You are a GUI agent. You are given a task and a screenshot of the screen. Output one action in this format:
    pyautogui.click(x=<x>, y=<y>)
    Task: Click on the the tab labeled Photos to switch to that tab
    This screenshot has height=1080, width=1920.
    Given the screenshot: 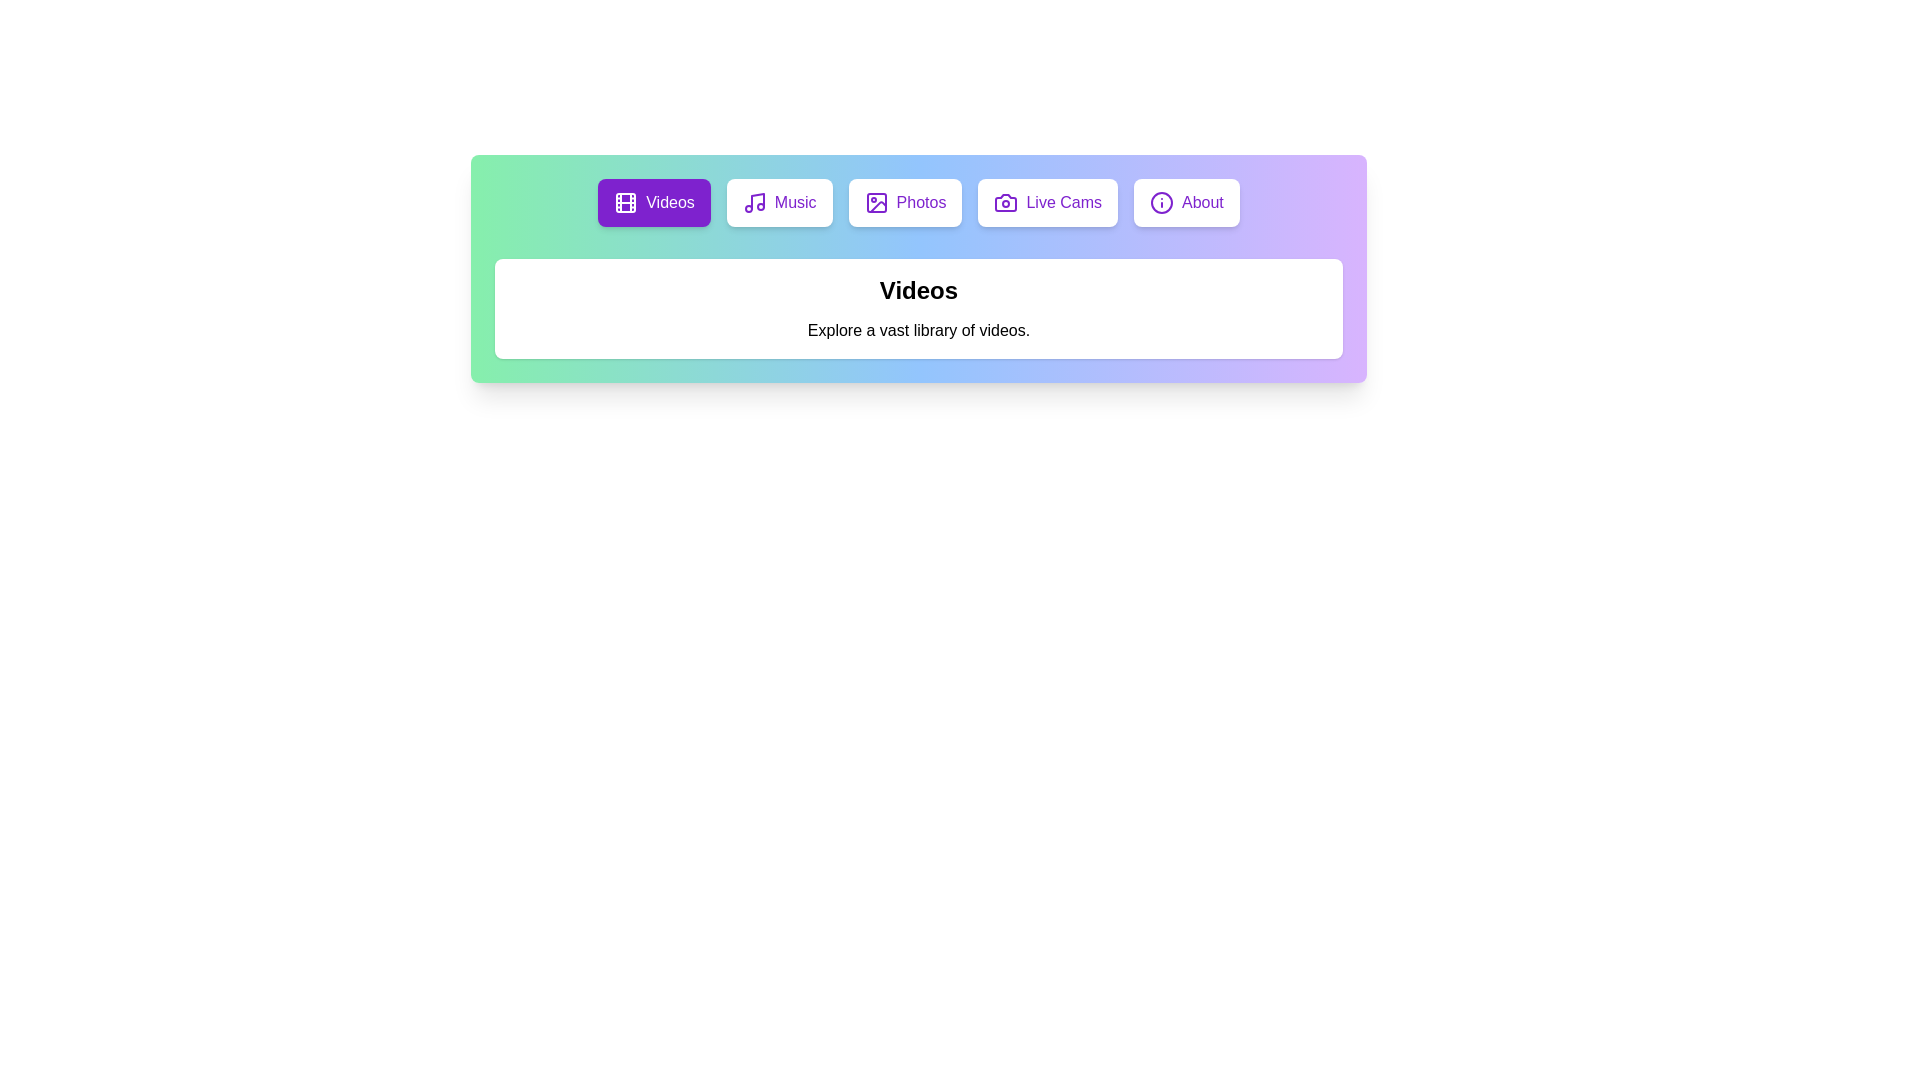 What is the action you would take?
    pyautogui.click(x=904, y=203)
    